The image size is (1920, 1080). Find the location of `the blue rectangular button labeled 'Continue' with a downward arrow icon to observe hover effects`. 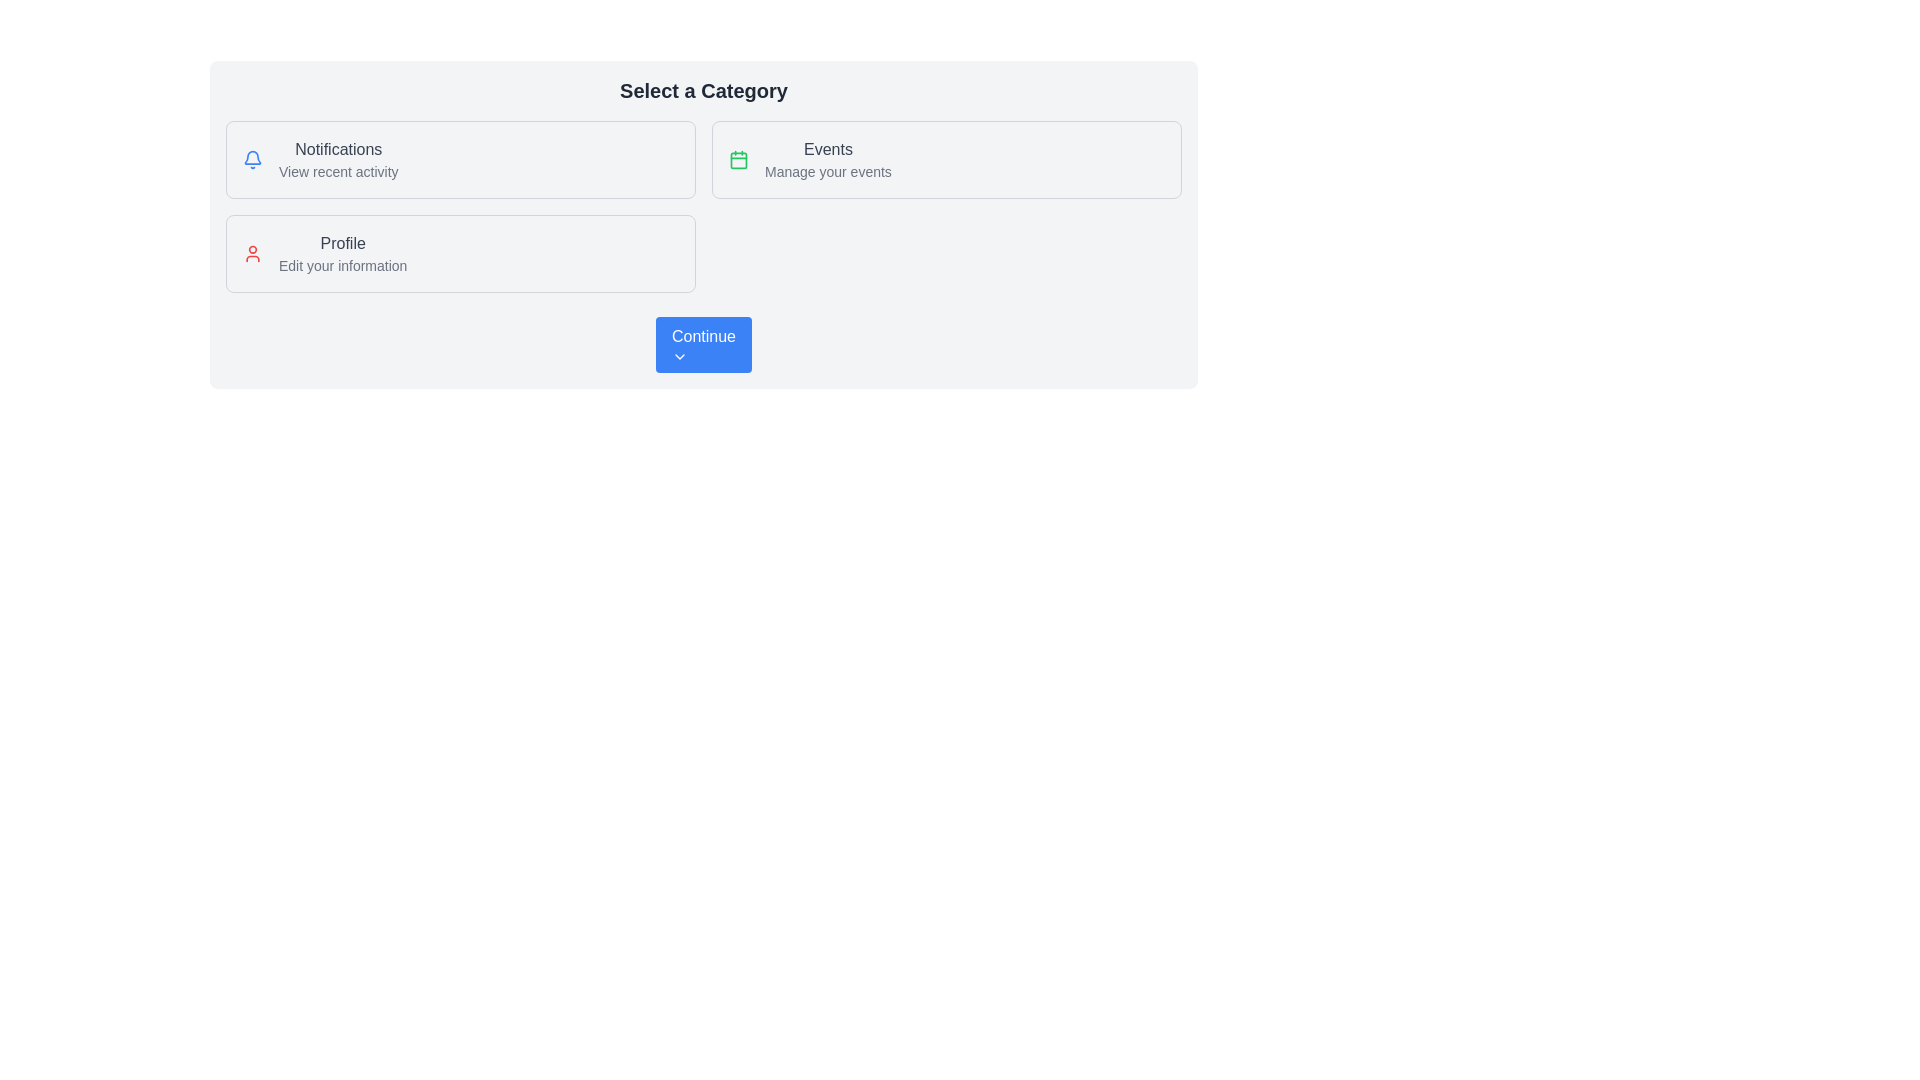

the blue rectangular button labeled 'Continue' with a downward arrow icon to observe hover effects is located at coordinates (704, 343).